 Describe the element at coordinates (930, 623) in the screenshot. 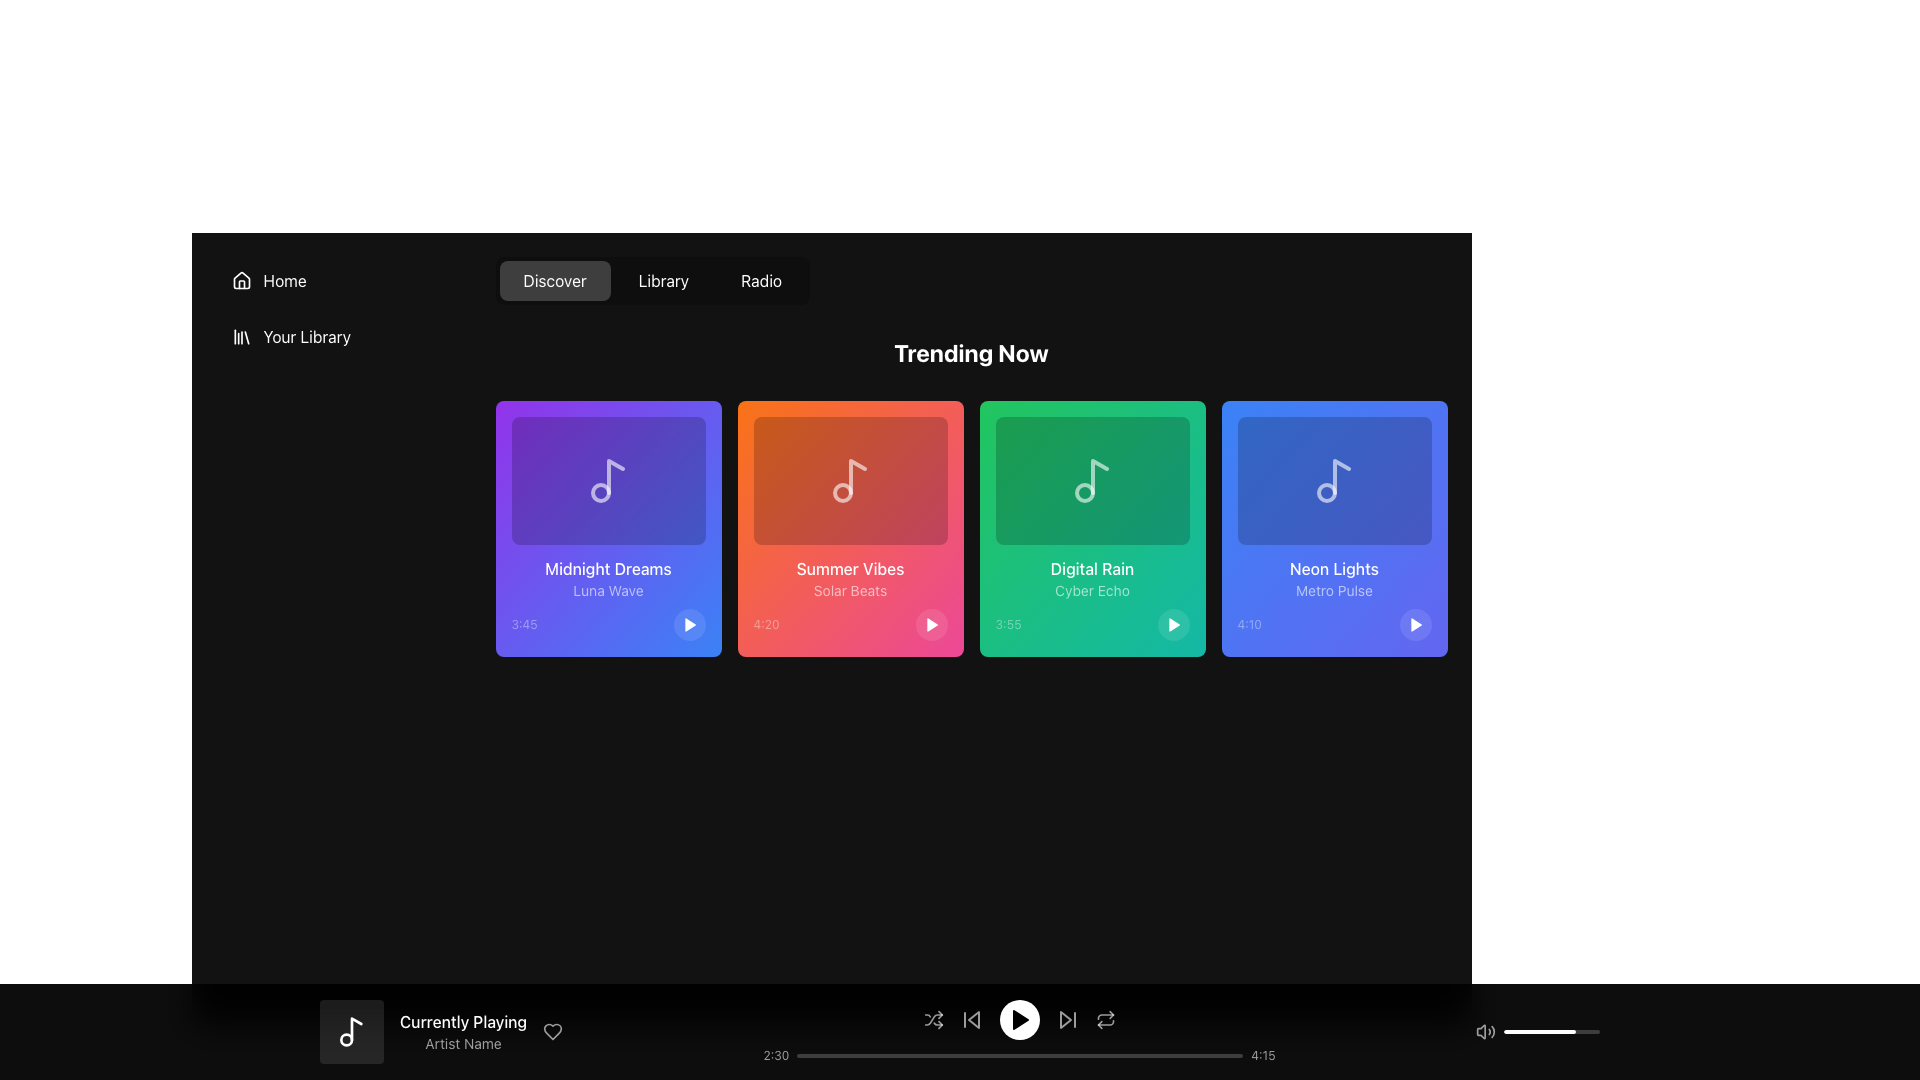

I see `the circular play button with a semi-transparent white background and a triangular play symbol, located at the bottom-right corner of the 'Summer Vibes' card` at that location.